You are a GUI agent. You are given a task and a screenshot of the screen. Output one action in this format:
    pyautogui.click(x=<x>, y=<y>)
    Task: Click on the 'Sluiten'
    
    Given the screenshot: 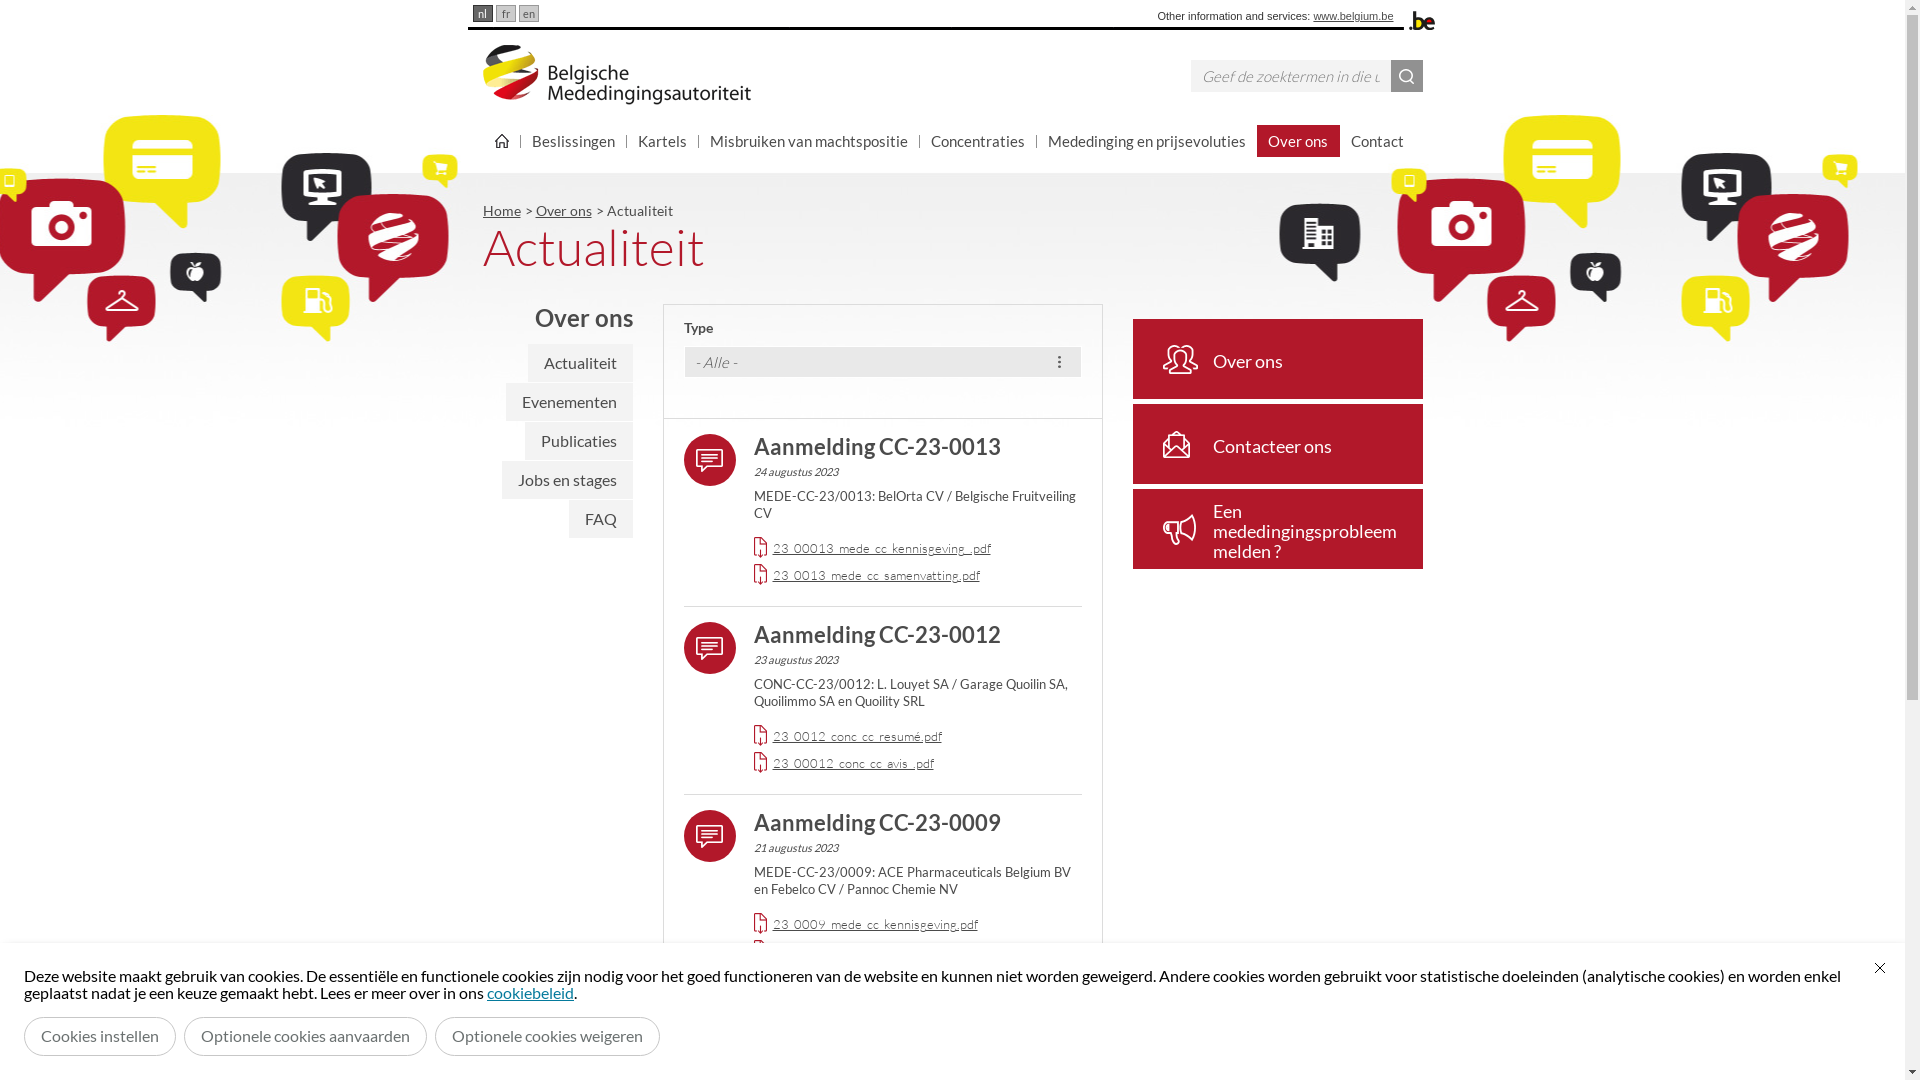 What is the action you would take?
    pyautogui.click(x=1879, y=967)
    